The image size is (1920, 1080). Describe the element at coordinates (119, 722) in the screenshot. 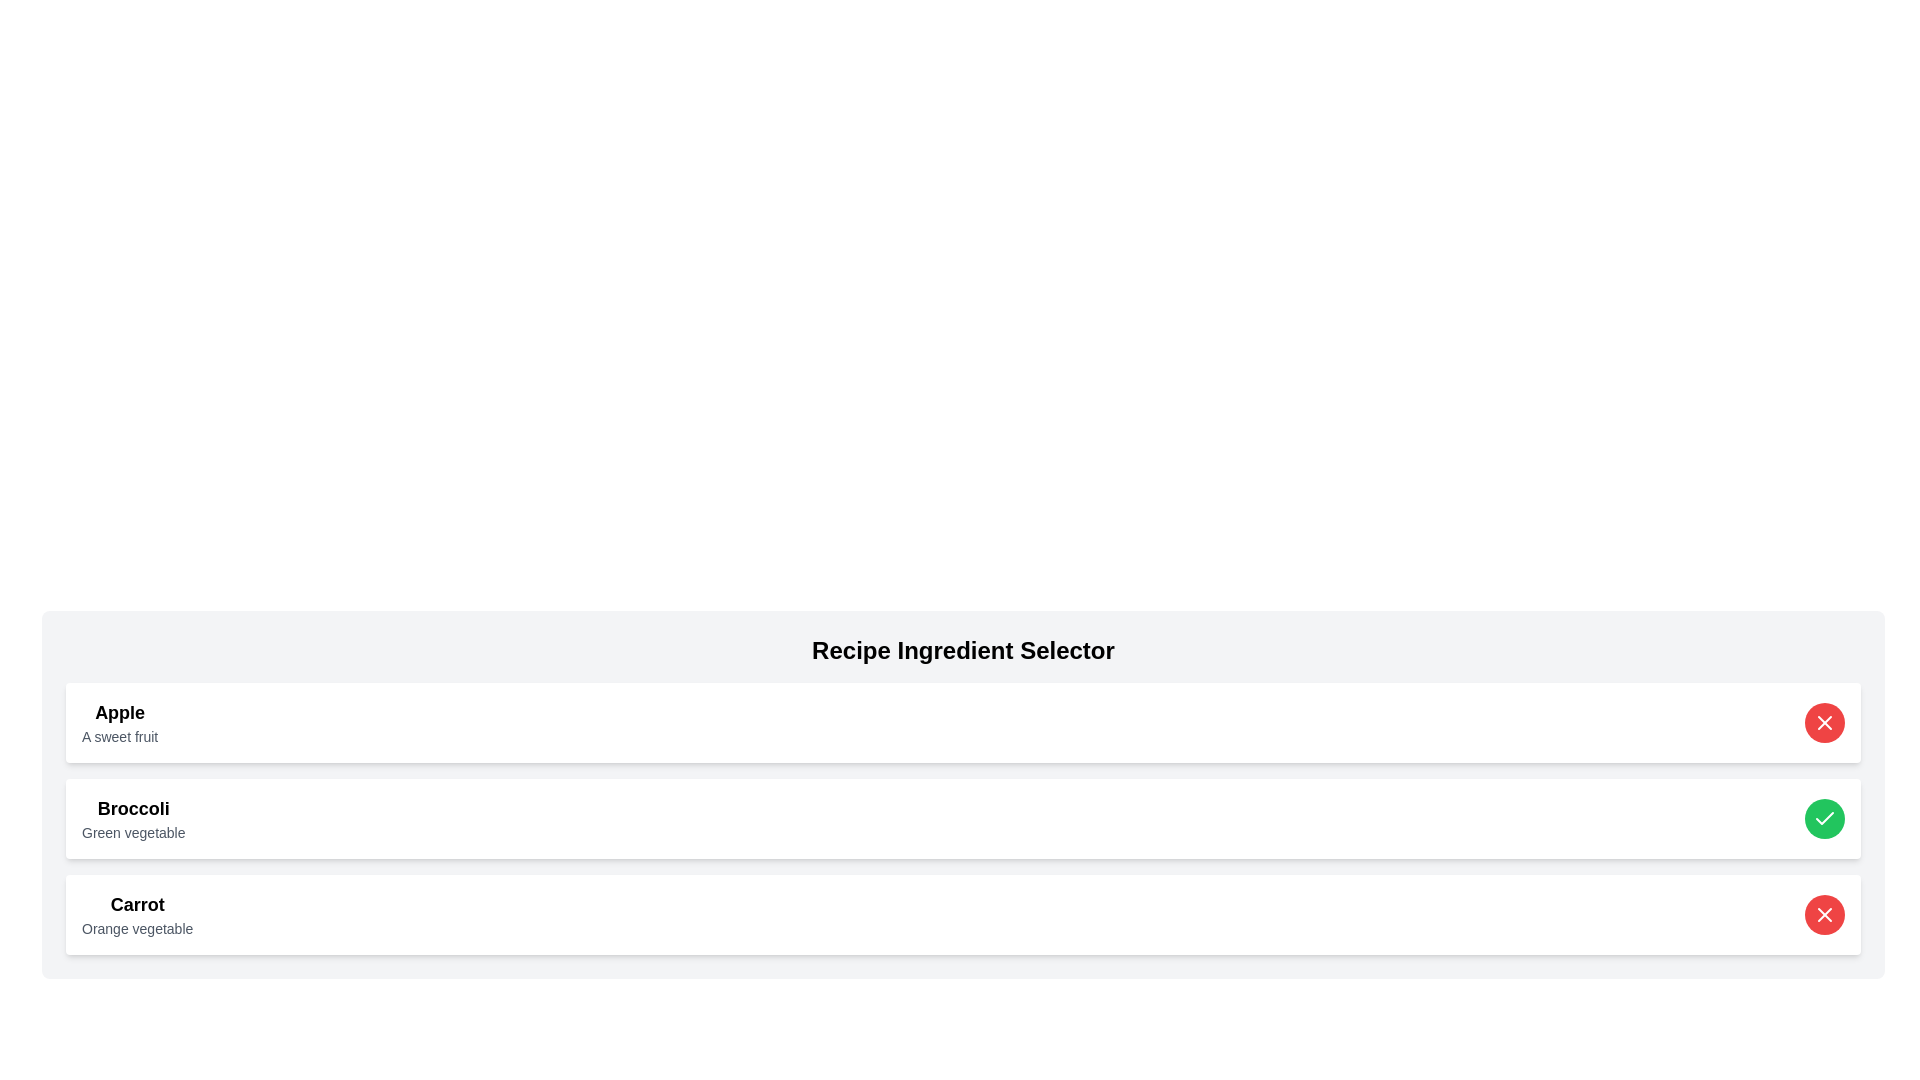

I see `the Text label that serves as a title for the card row, positioned at the top-left corner of the card layout, above the 'Broccoli' and 'Carrot' entries` at that location.